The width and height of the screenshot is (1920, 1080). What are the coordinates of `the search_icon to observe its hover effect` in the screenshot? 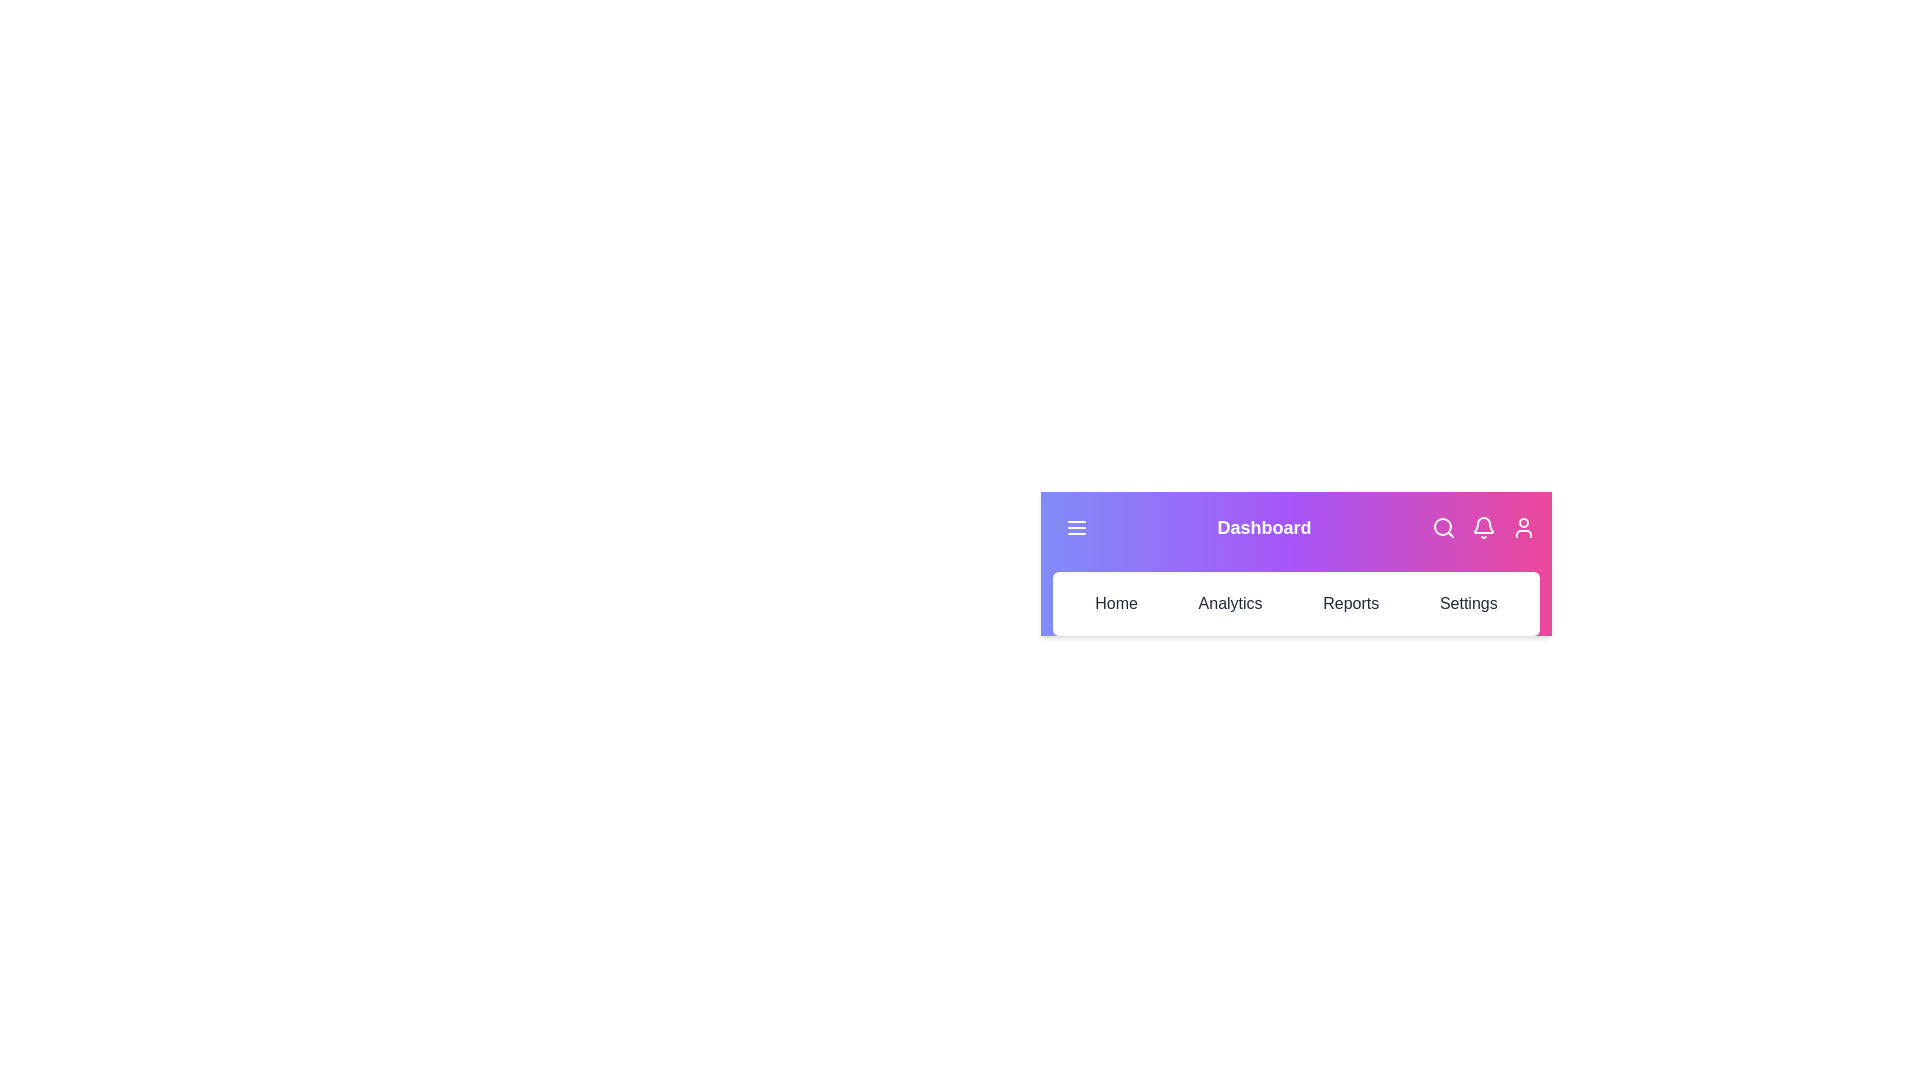 It's located at (1444, 527).